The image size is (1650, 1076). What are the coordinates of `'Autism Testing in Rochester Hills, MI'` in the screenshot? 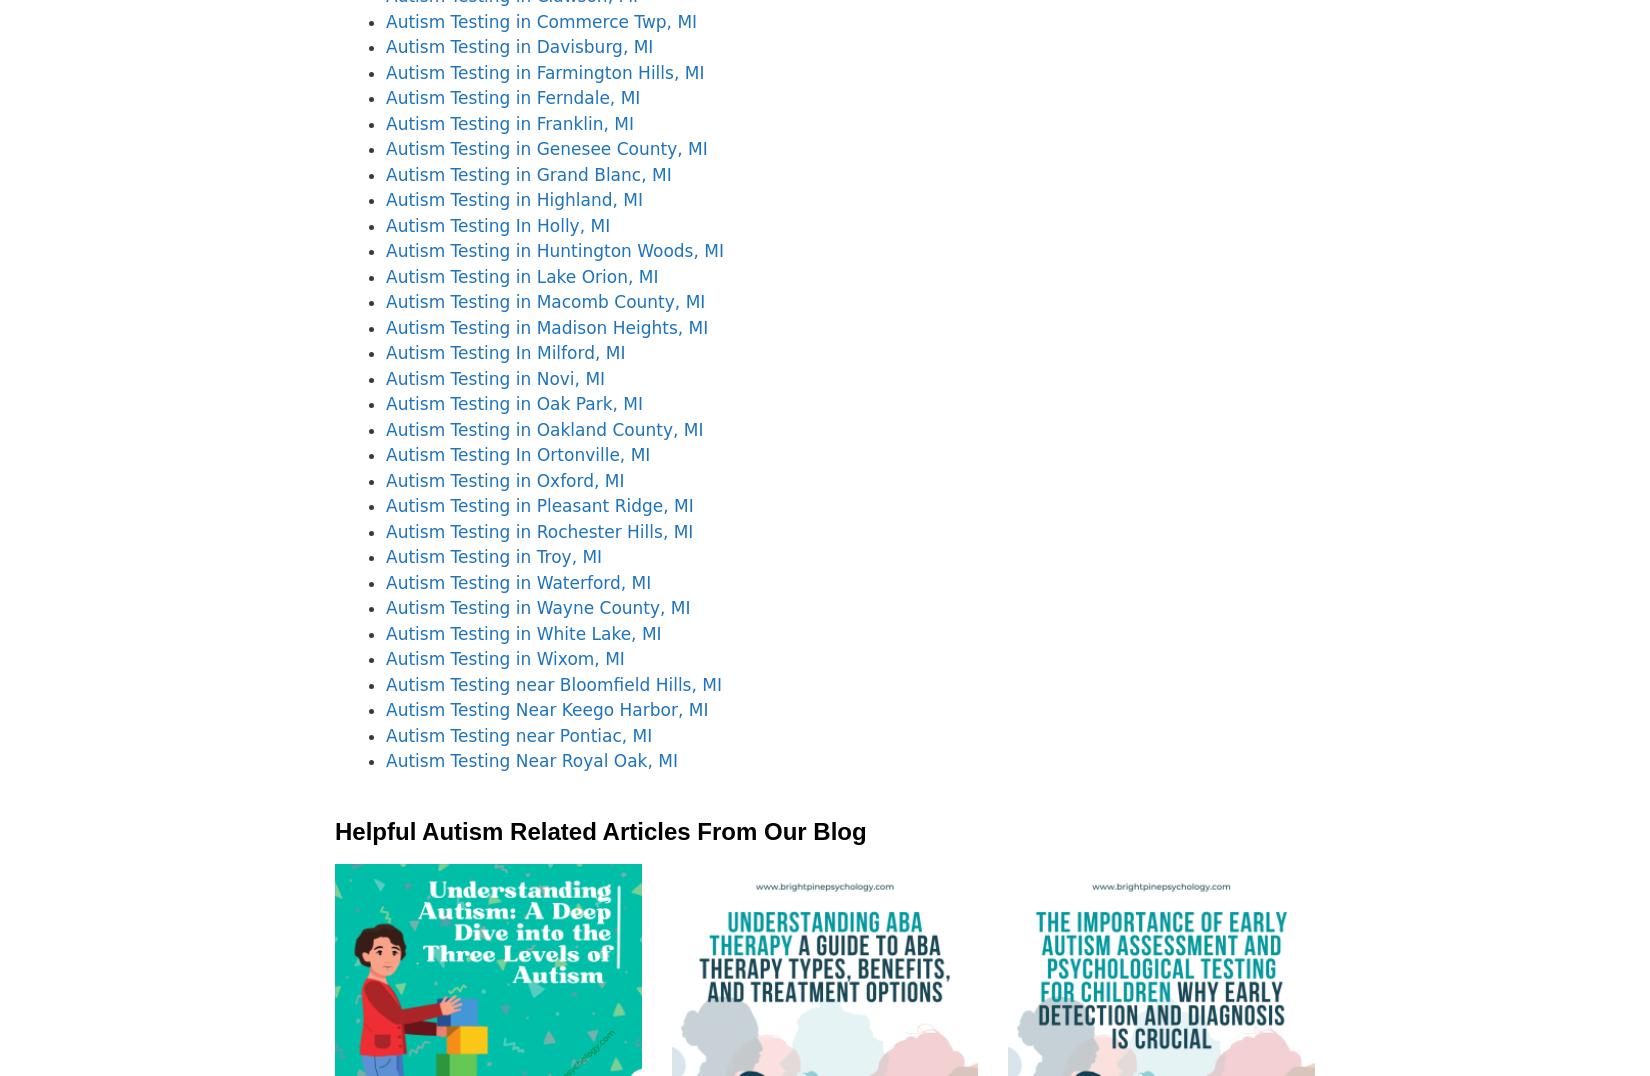 It's located at (538, 531).